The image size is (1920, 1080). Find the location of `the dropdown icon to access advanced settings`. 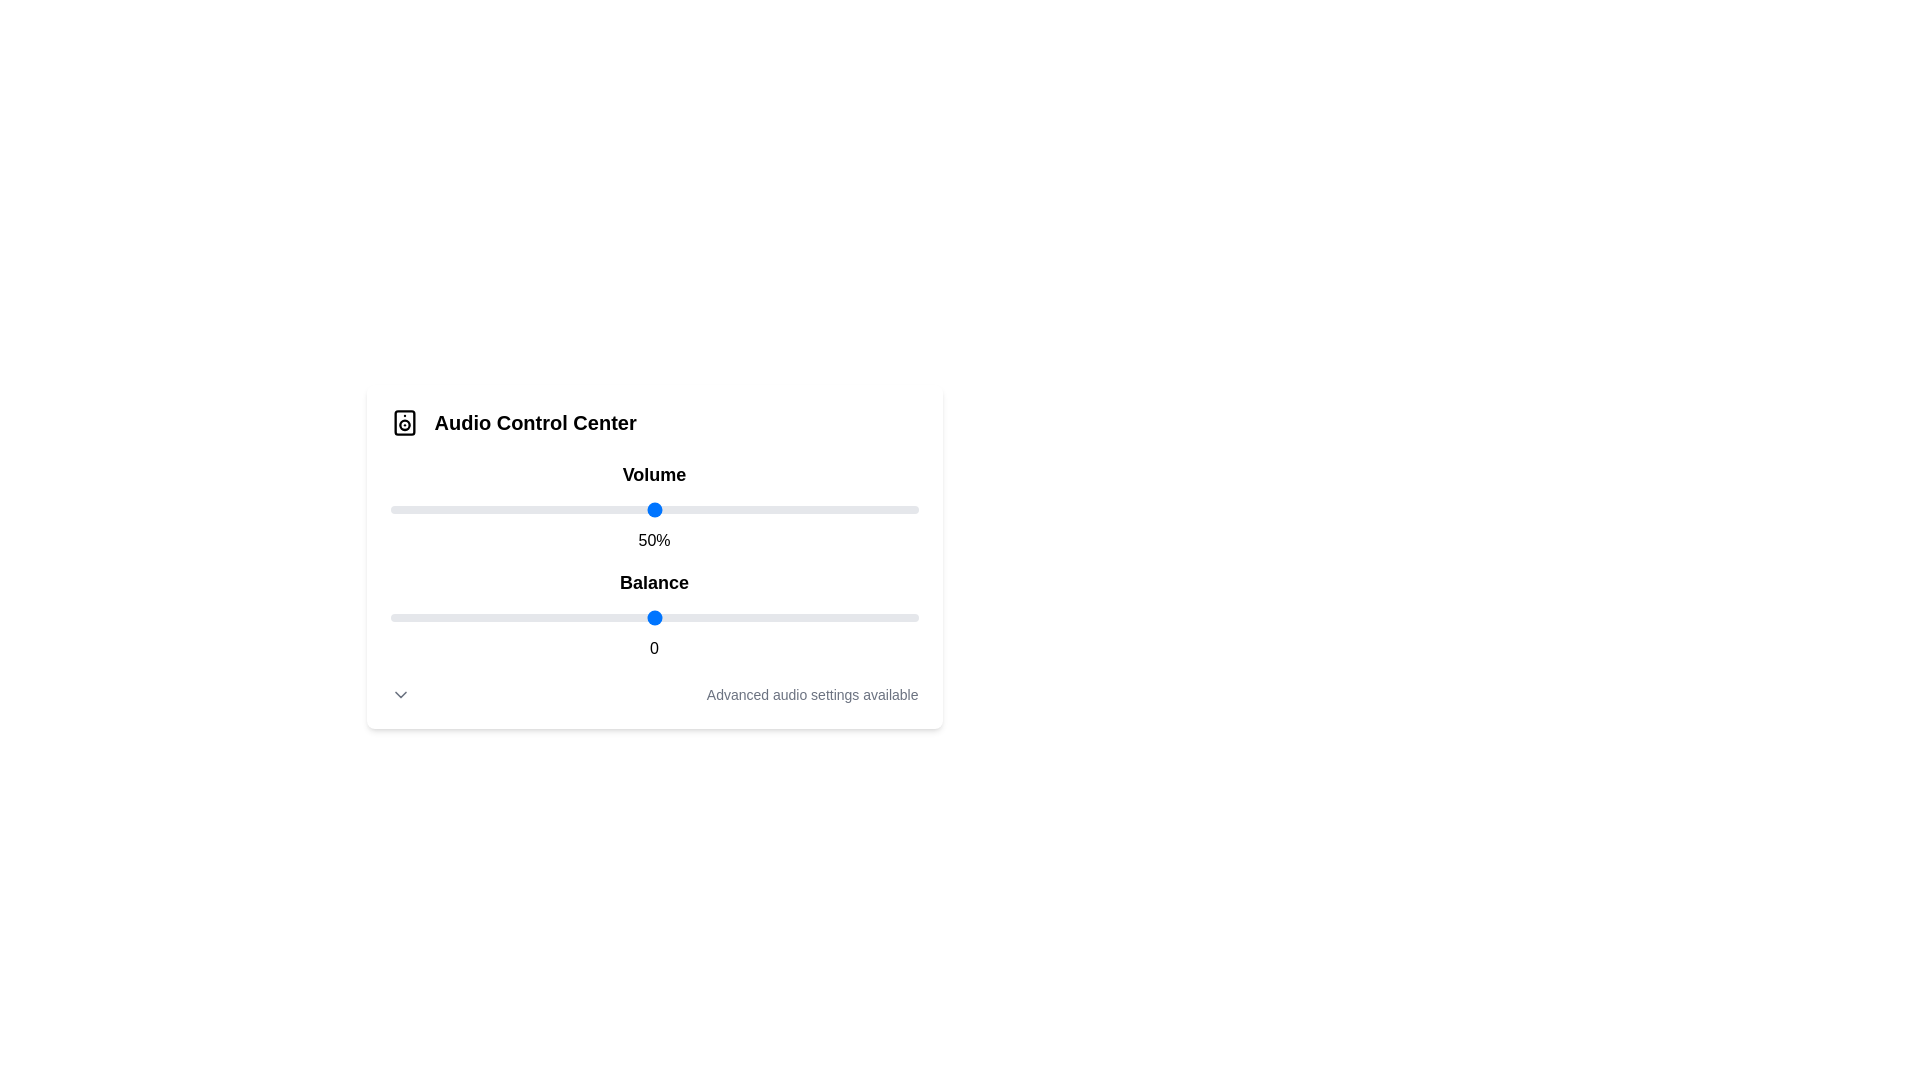

the dropdown icon to access advanced settings is located at coordinates (400, 693).